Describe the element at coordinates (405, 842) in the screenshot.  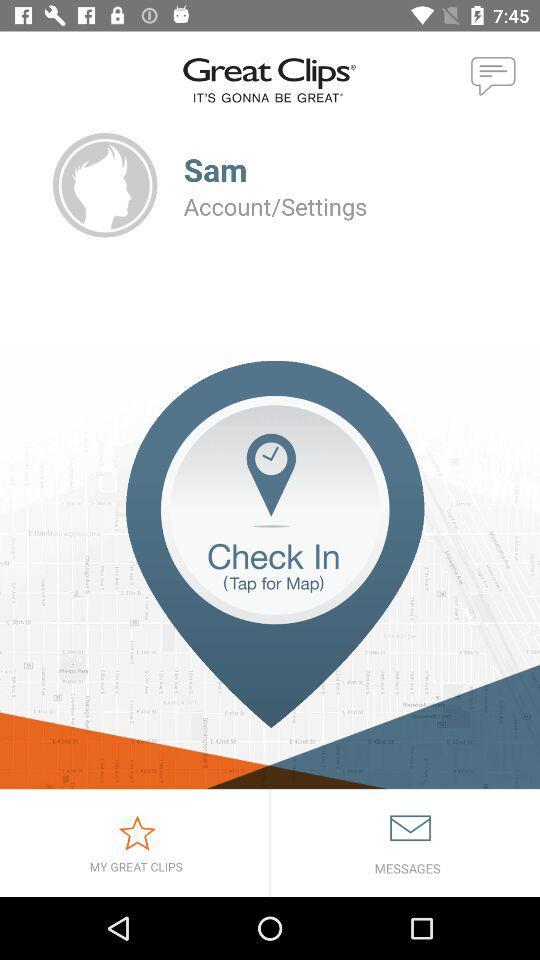
I see `read mail` at that location.